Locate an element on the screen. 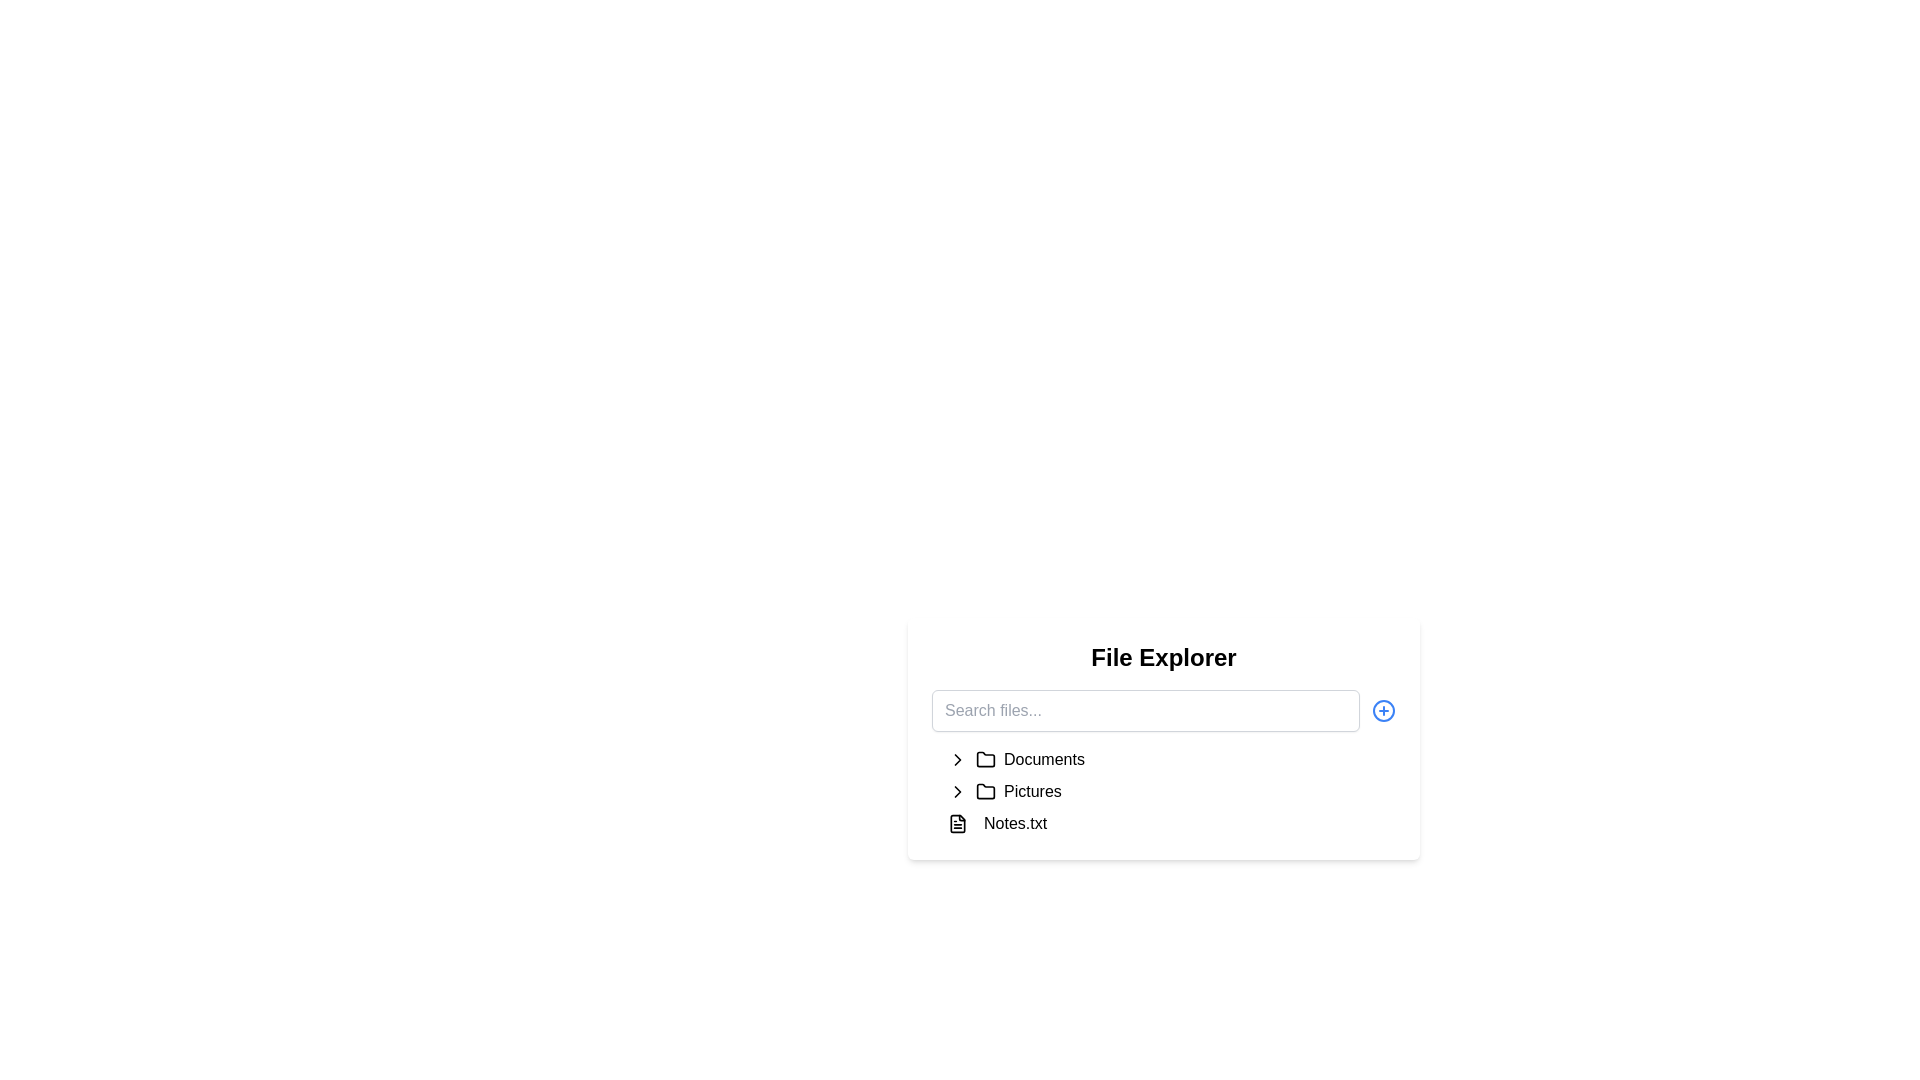 Image resolution: width=1920 pixels, height=1080 pixels. the rightward-facing arrowhead SVG icon, which is part of a navigational interface and indicates a direction or action is located at coordinates (957, 790).